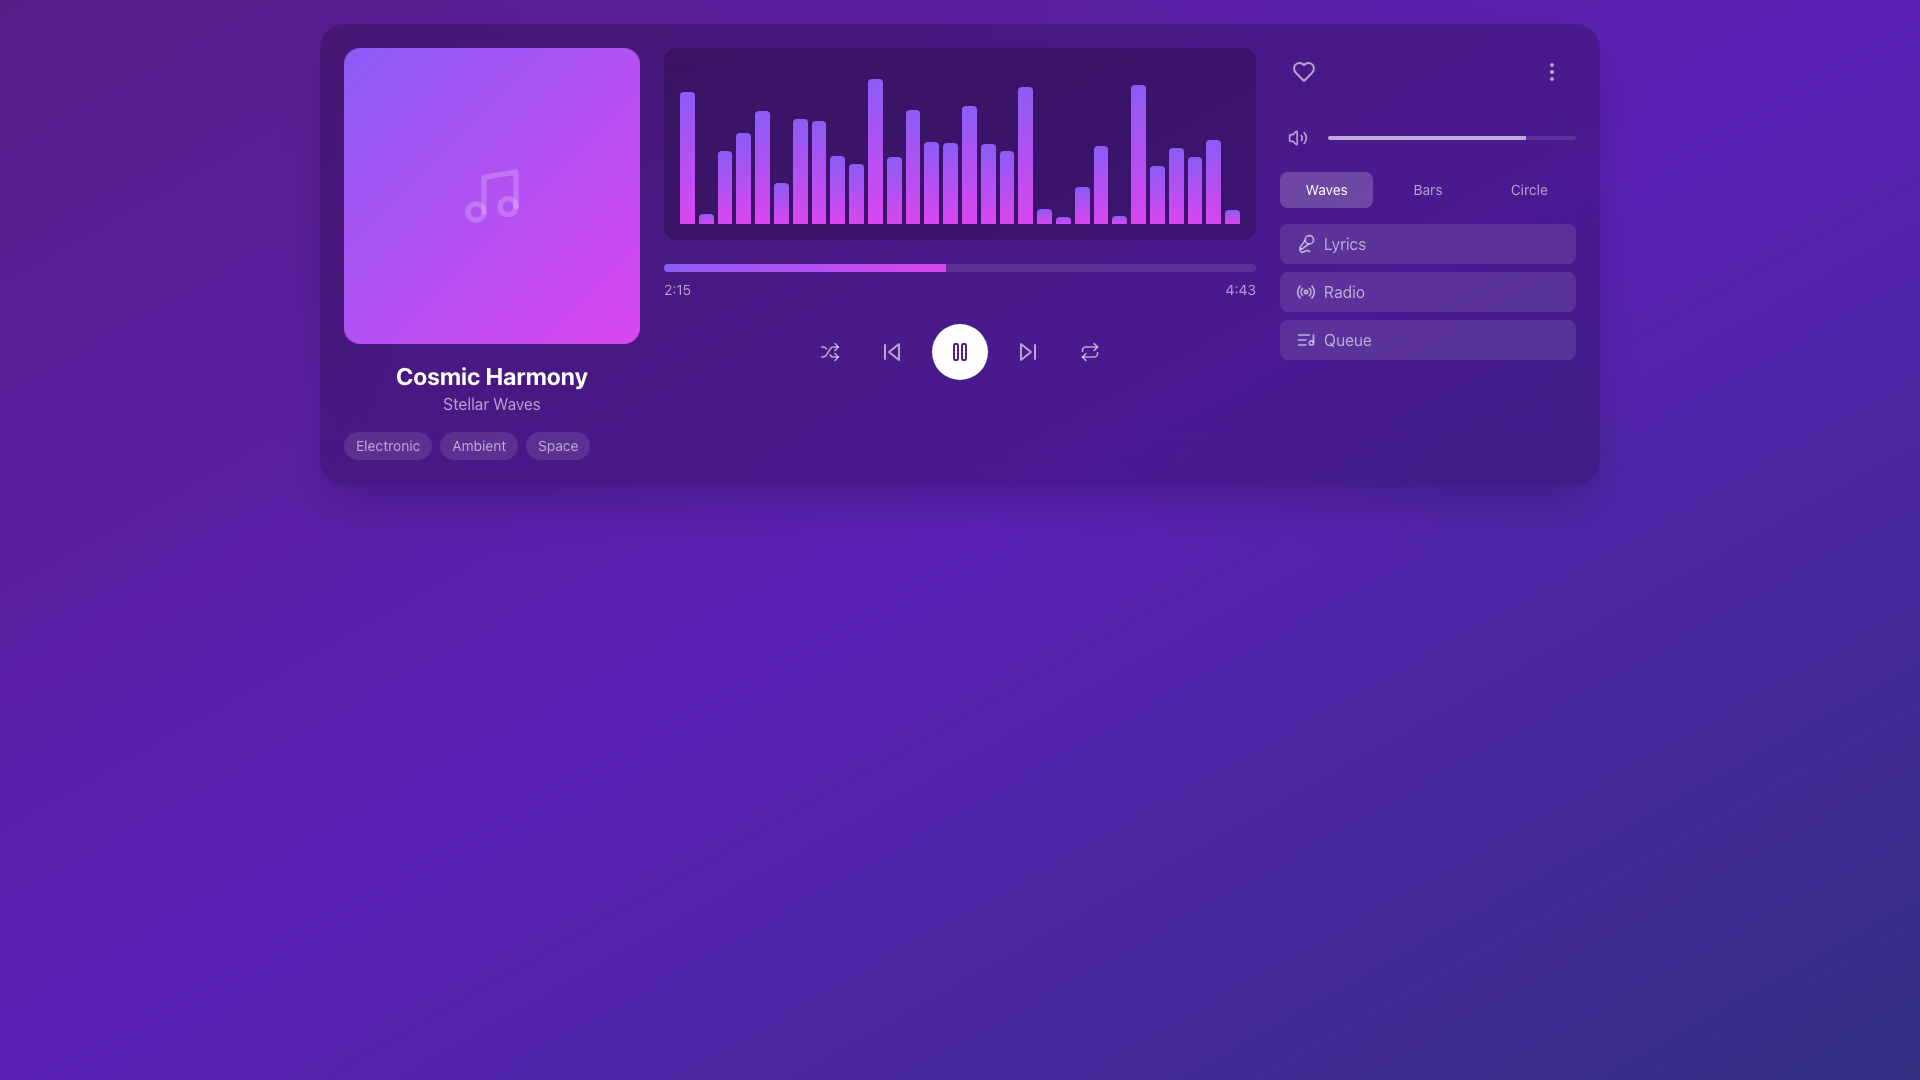  I want to click on the Vertical Ellipsis Icon located in the top-right corner of the interface, so click(1550, 71).